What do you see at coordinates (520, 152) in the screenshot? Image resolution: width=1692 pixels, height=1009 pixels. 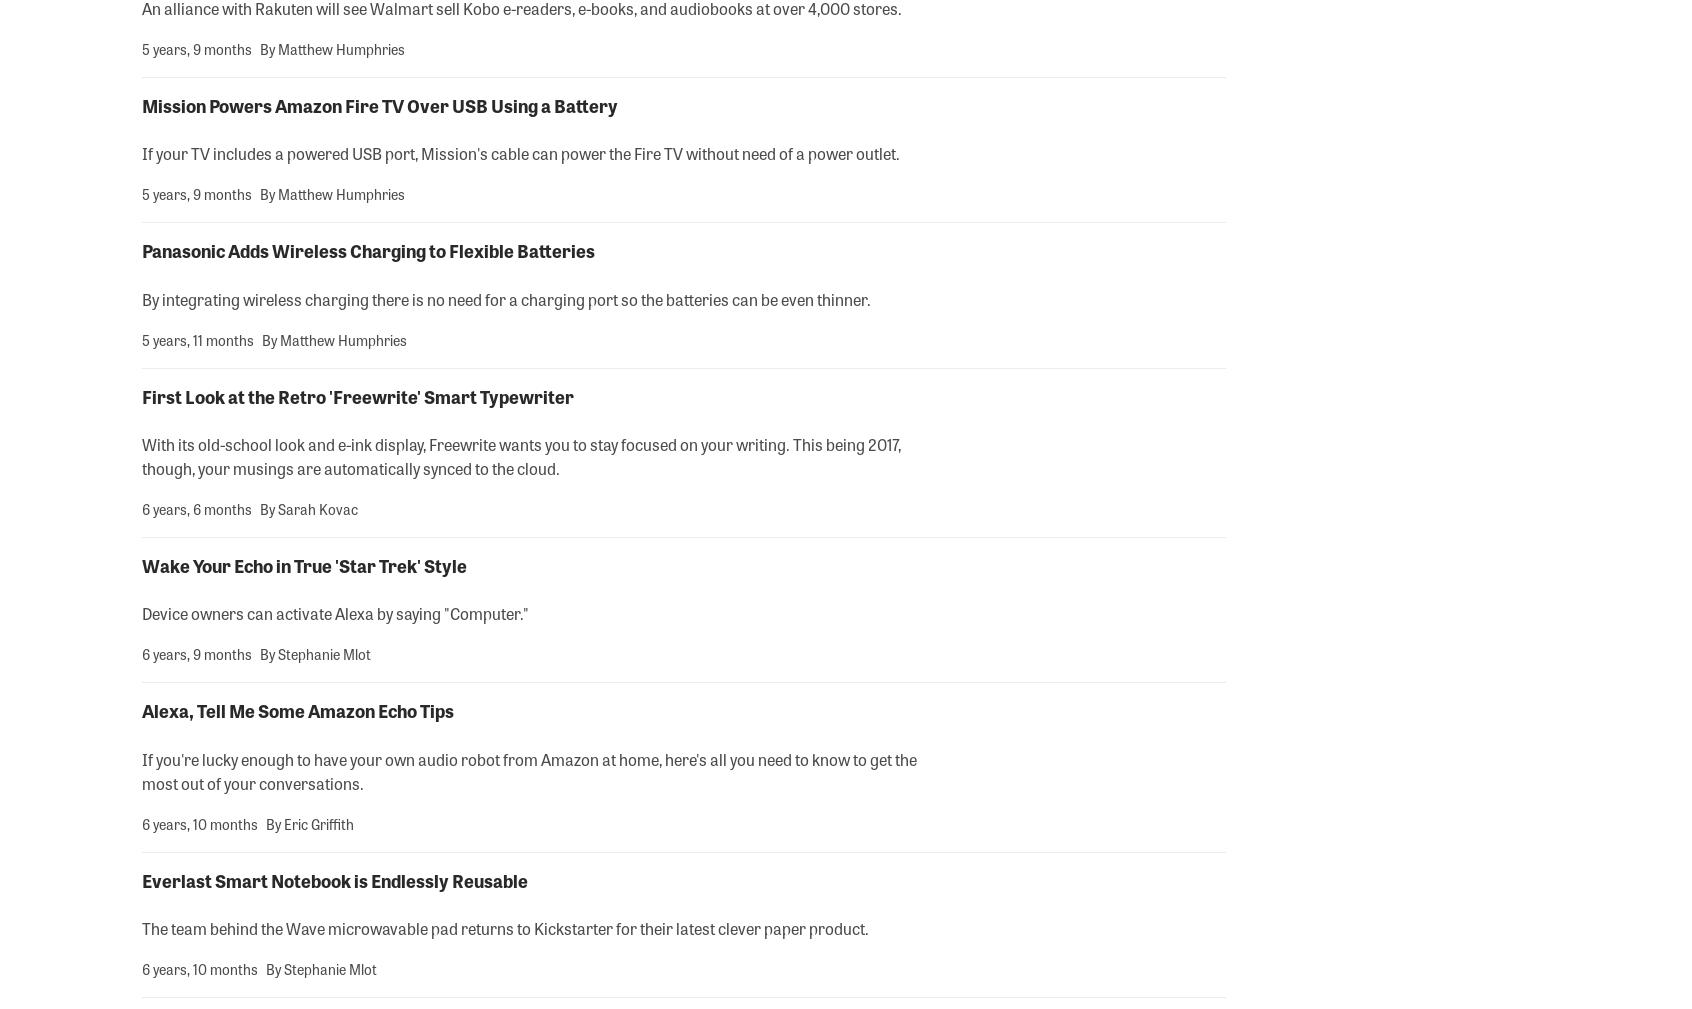 I see `'If your TV includes a powered USB port, Mission's cable can power the Fire TV without need of a power outlet.'` at bounding box center [520, 152].